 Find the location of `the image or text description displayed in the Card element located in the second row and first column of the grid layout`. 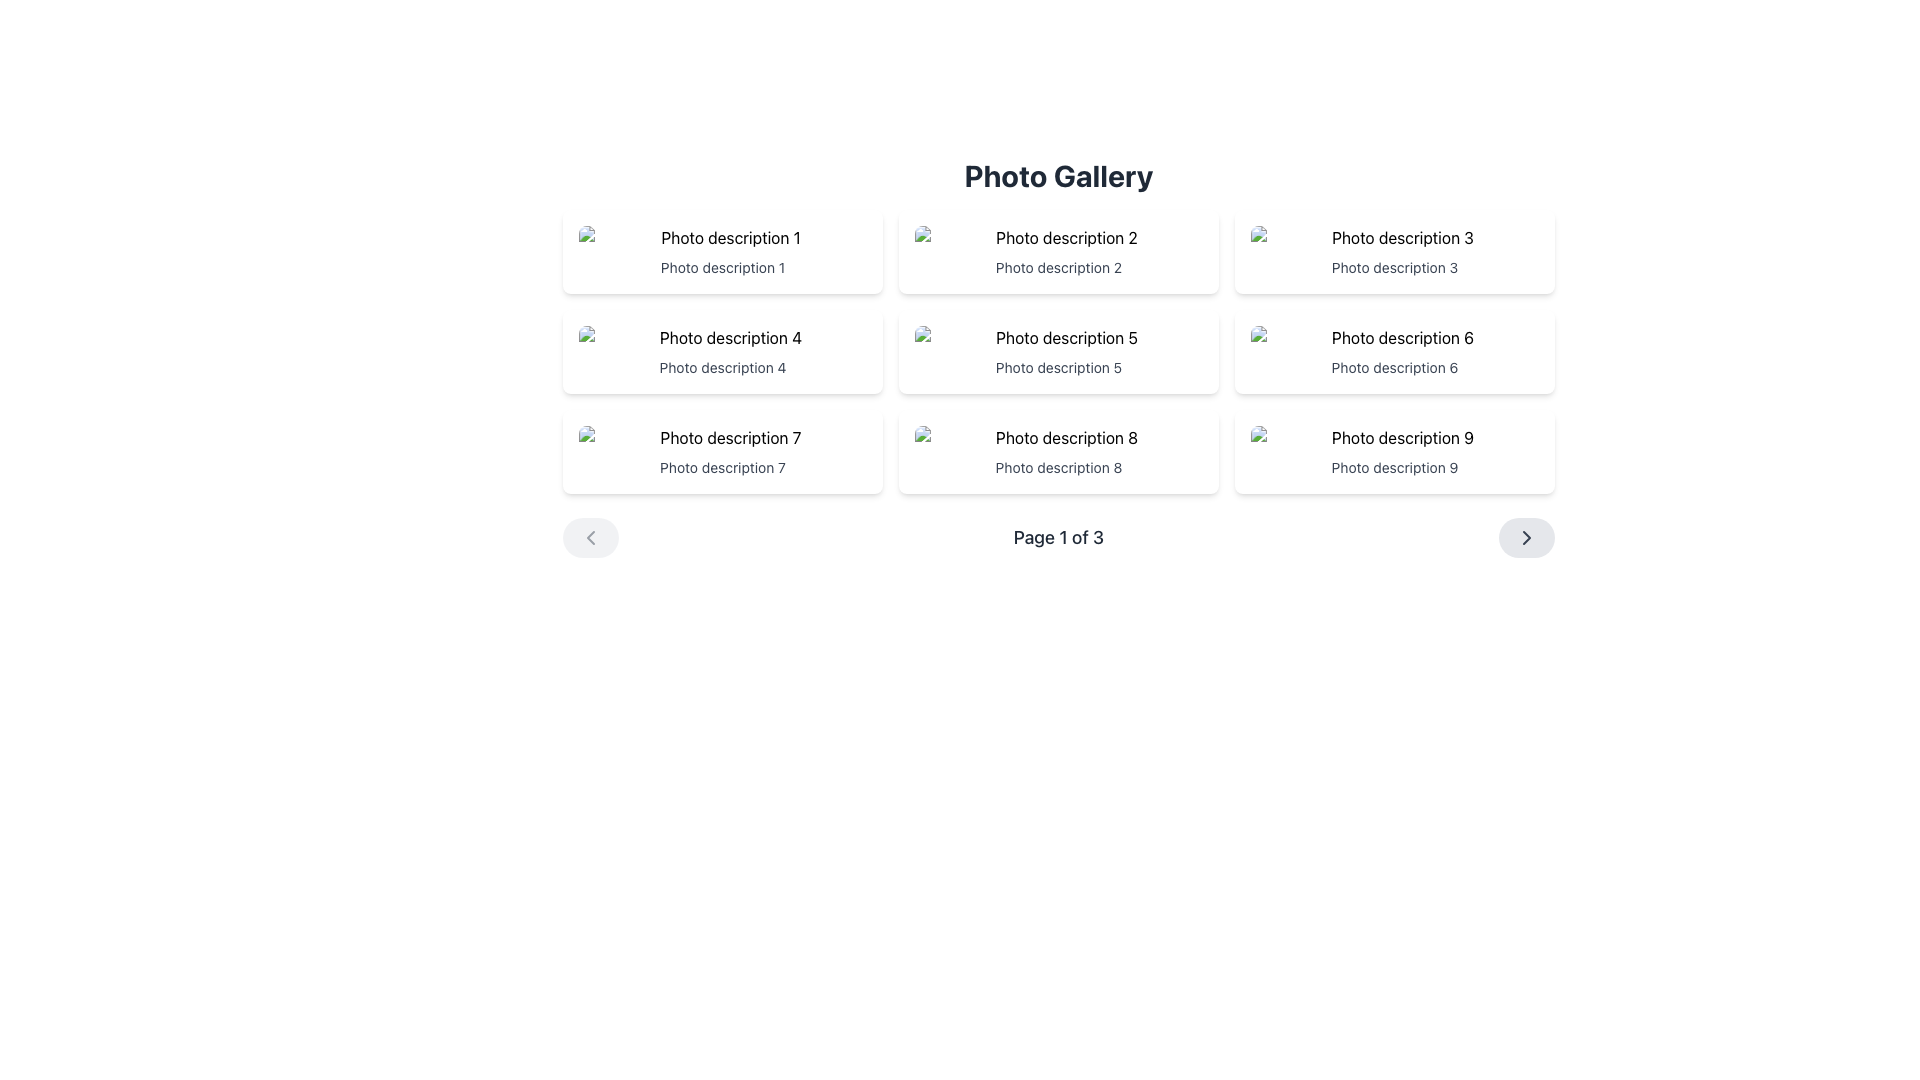

the image or text description displayed in the Card element located in the second row and first column of the grid layout is located at coordinates (722, 350).